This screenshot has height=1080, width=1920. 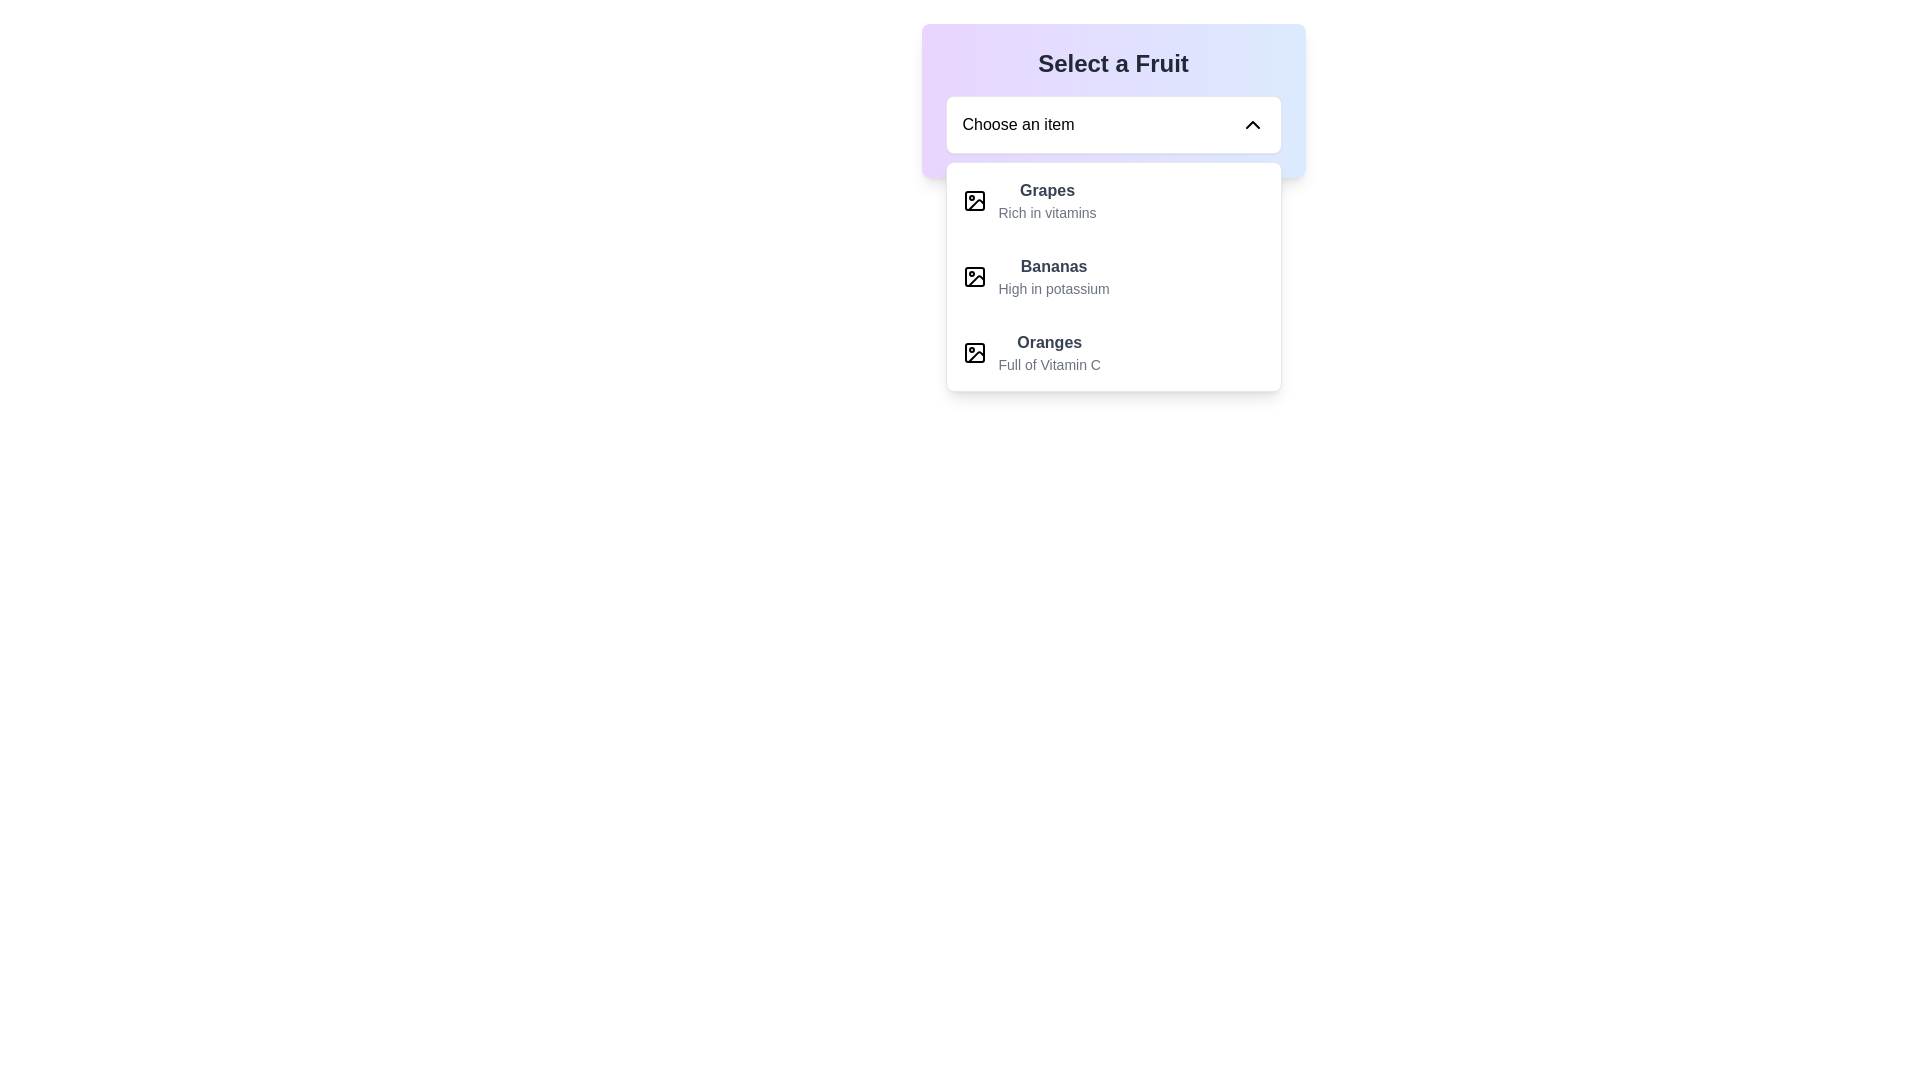 I want to click on the text label for 'Oranges', so click(x=1048, y=342).